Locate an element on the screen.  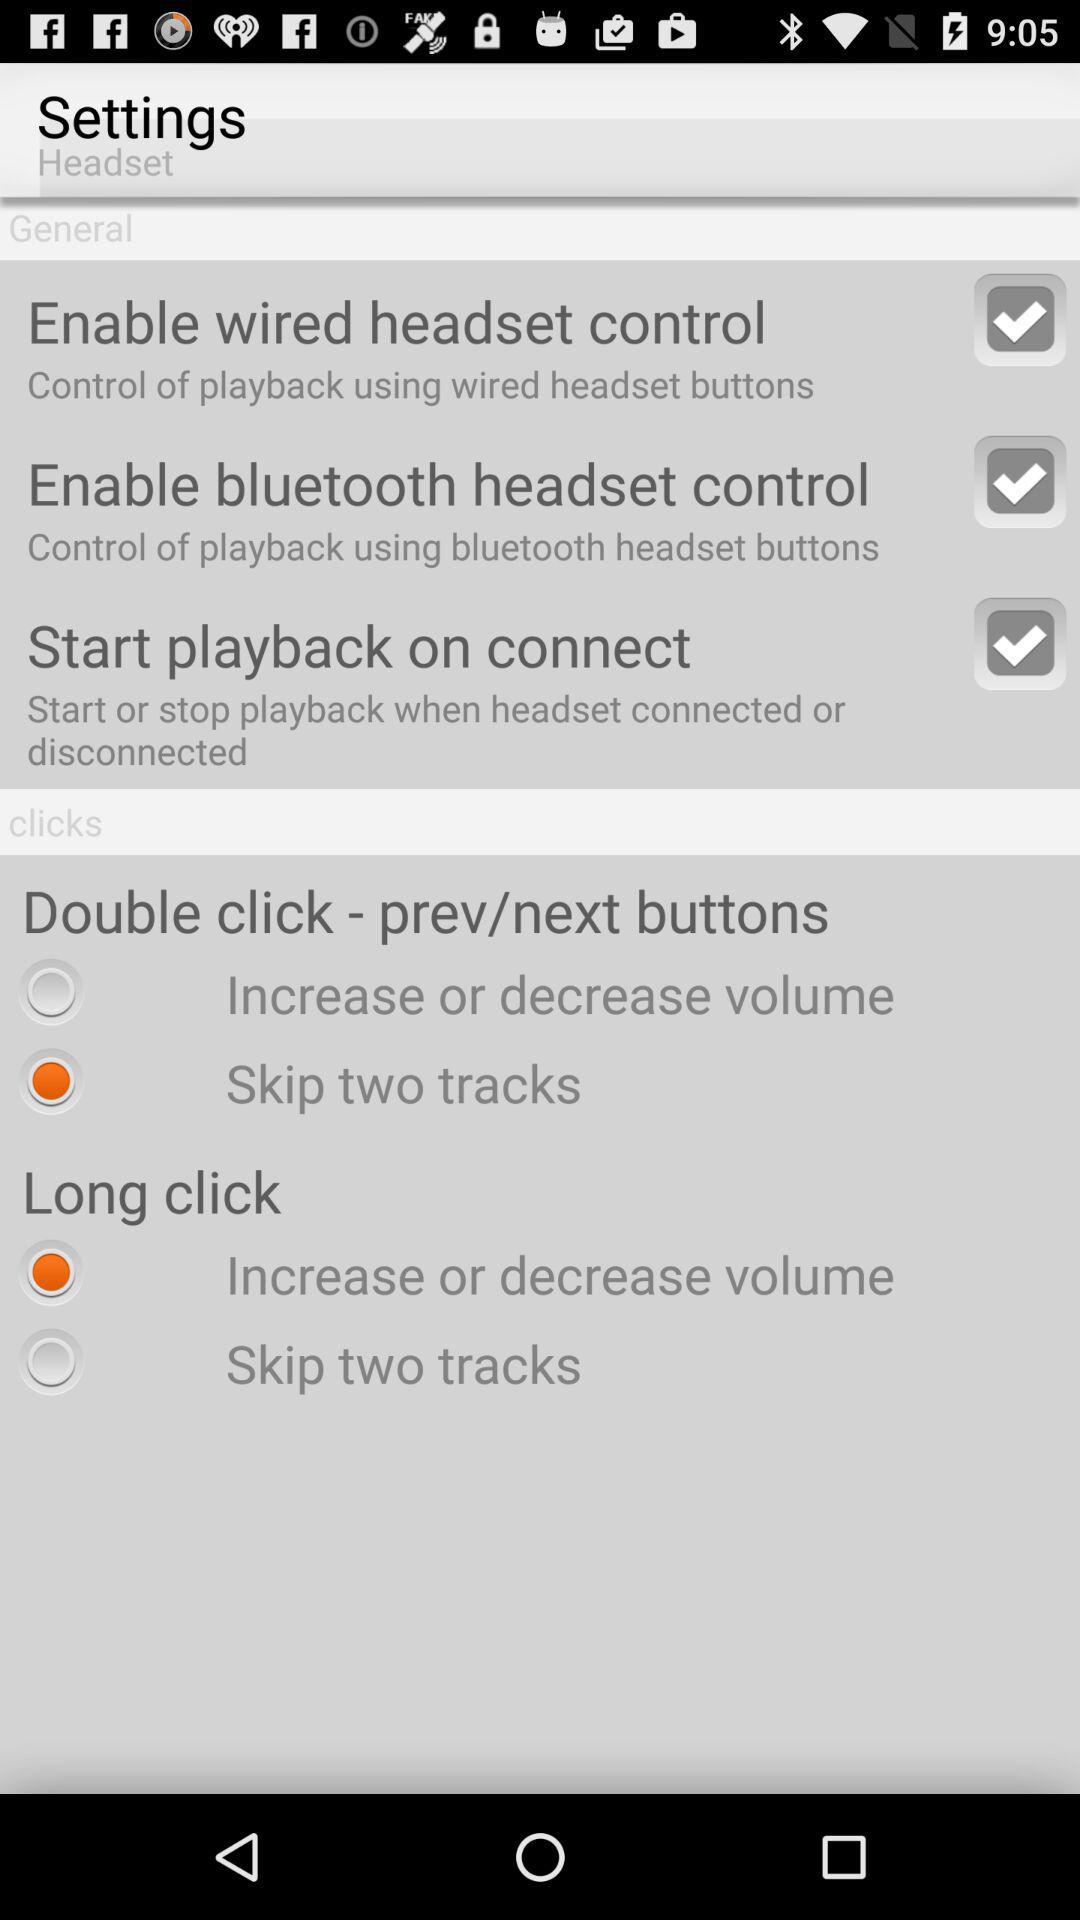
enable bluetooth is located at coordinates (1020, 481).